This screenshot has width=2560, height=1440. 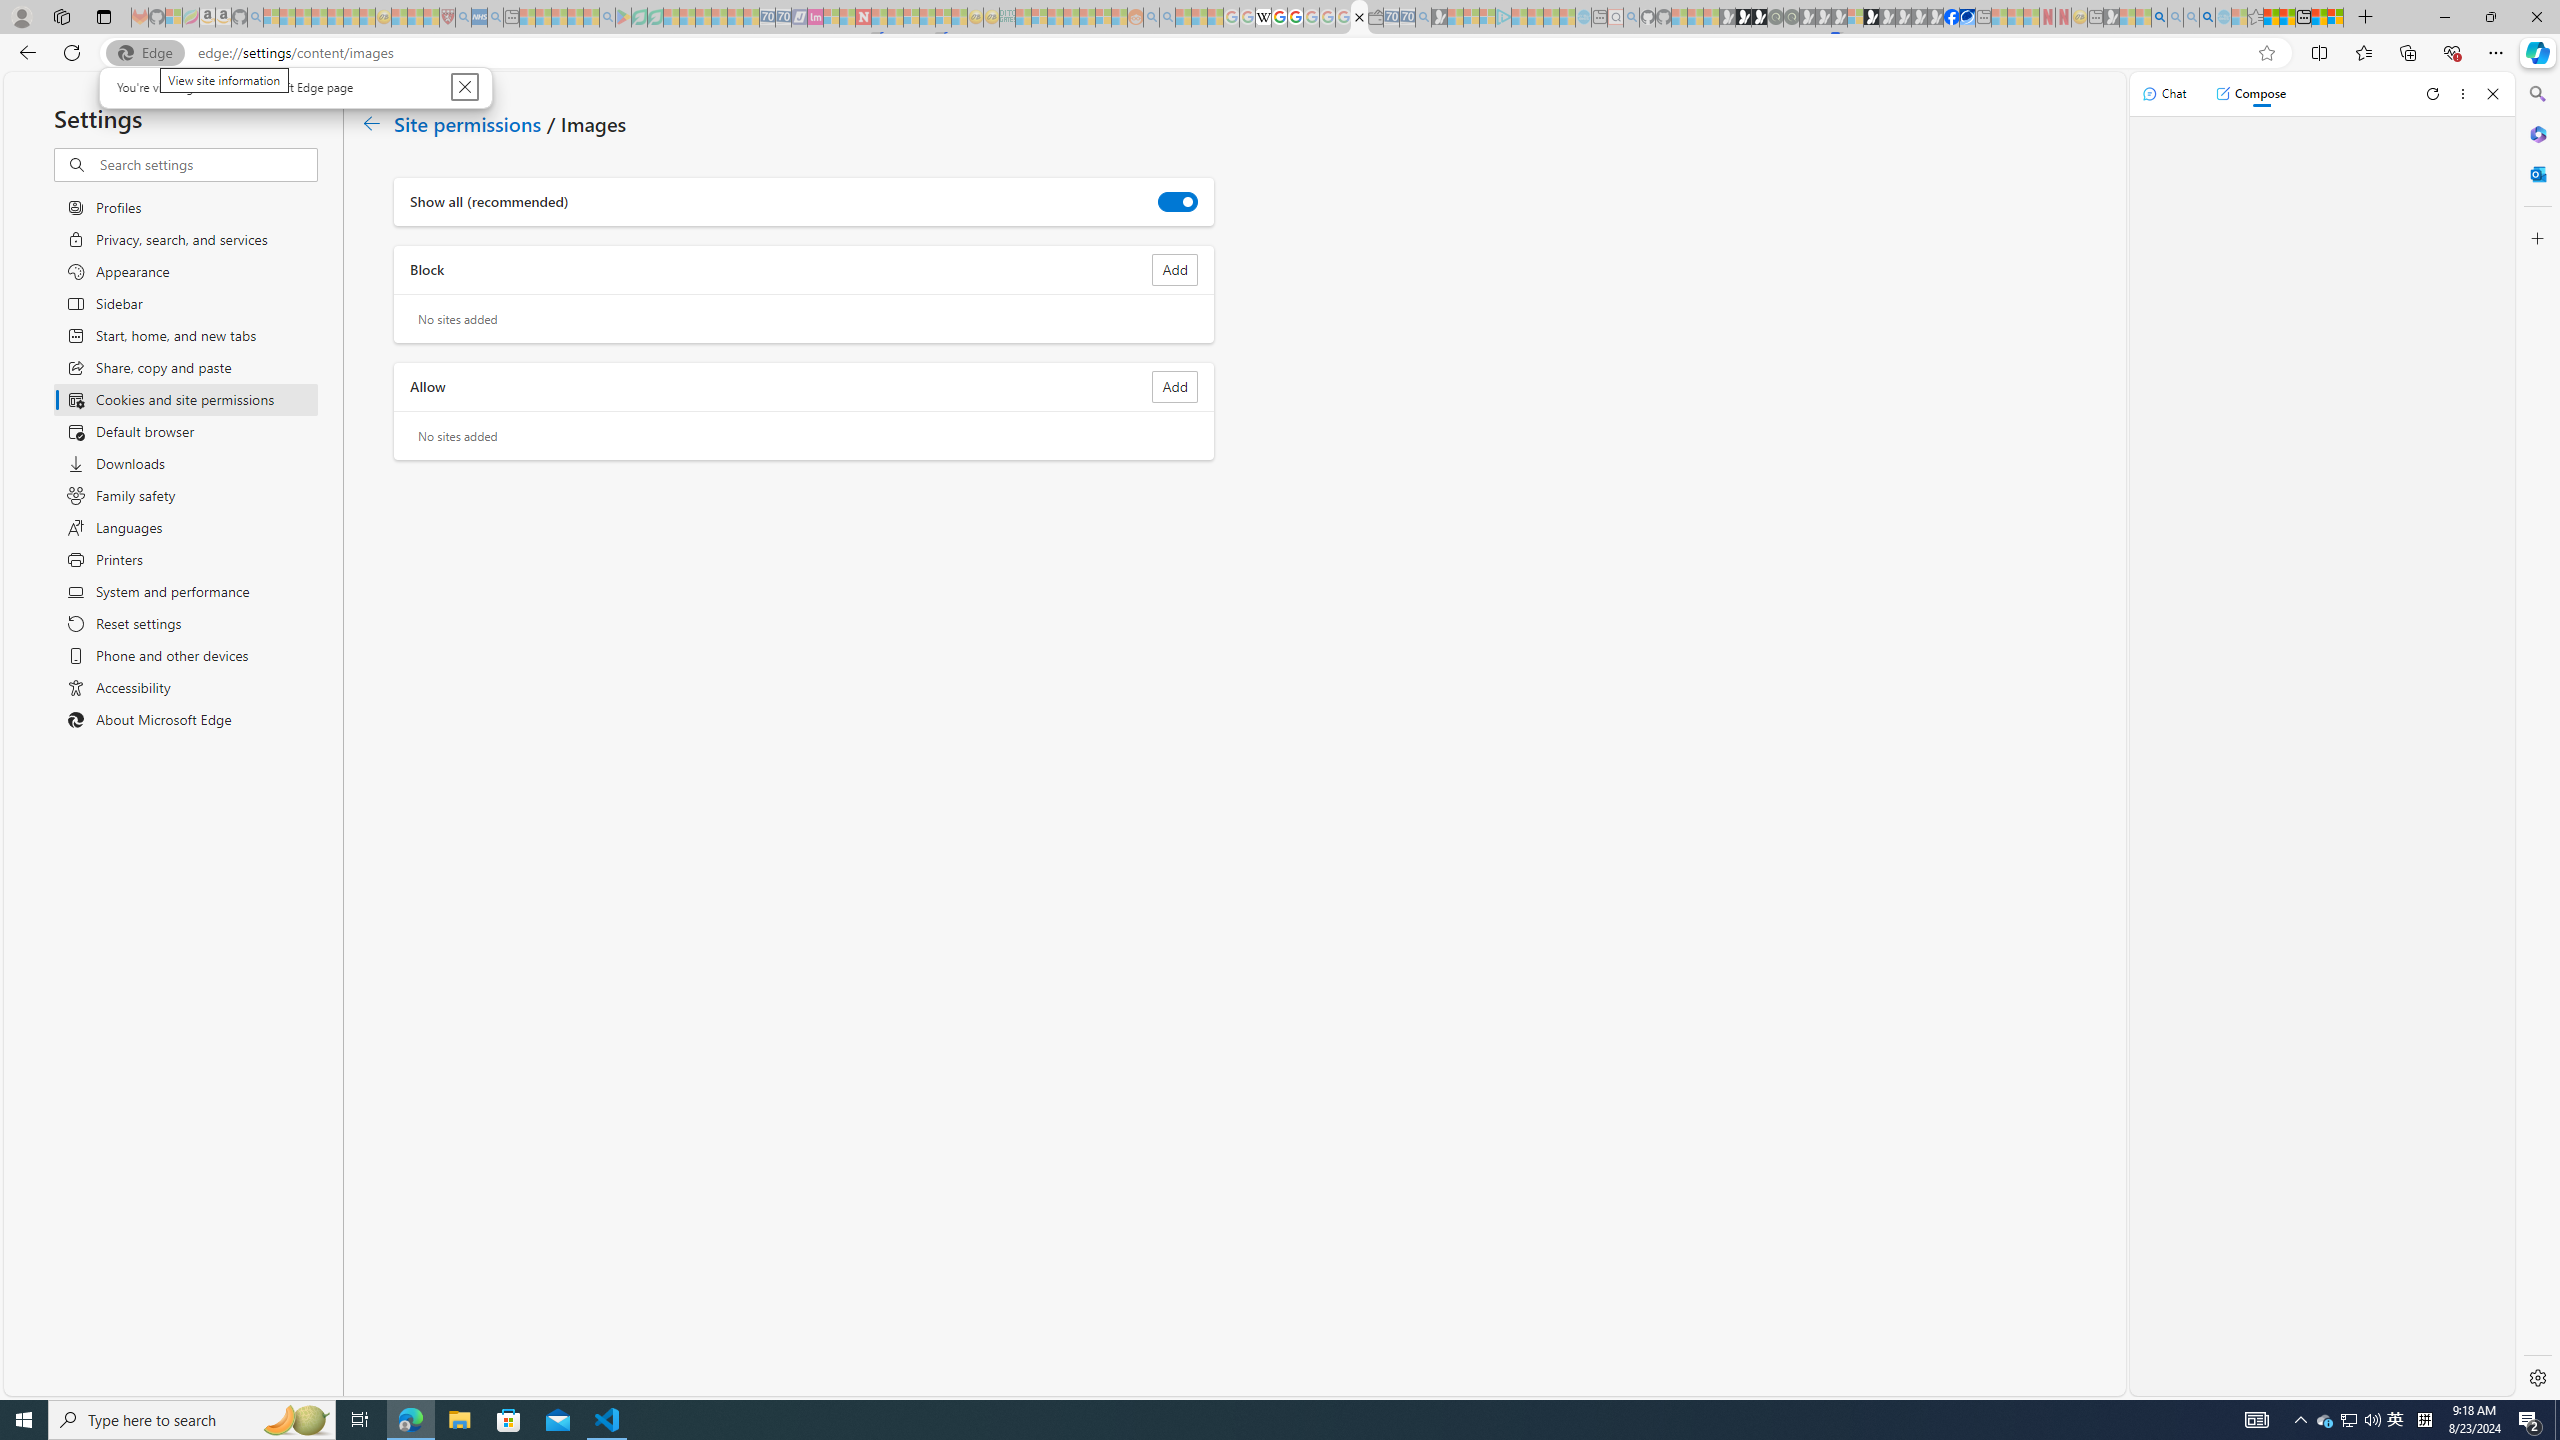 What do you see at coordinates (2556, 1418) in the screenshot?
I see `'Show desktop'` at bounding box center [2556, 1418].